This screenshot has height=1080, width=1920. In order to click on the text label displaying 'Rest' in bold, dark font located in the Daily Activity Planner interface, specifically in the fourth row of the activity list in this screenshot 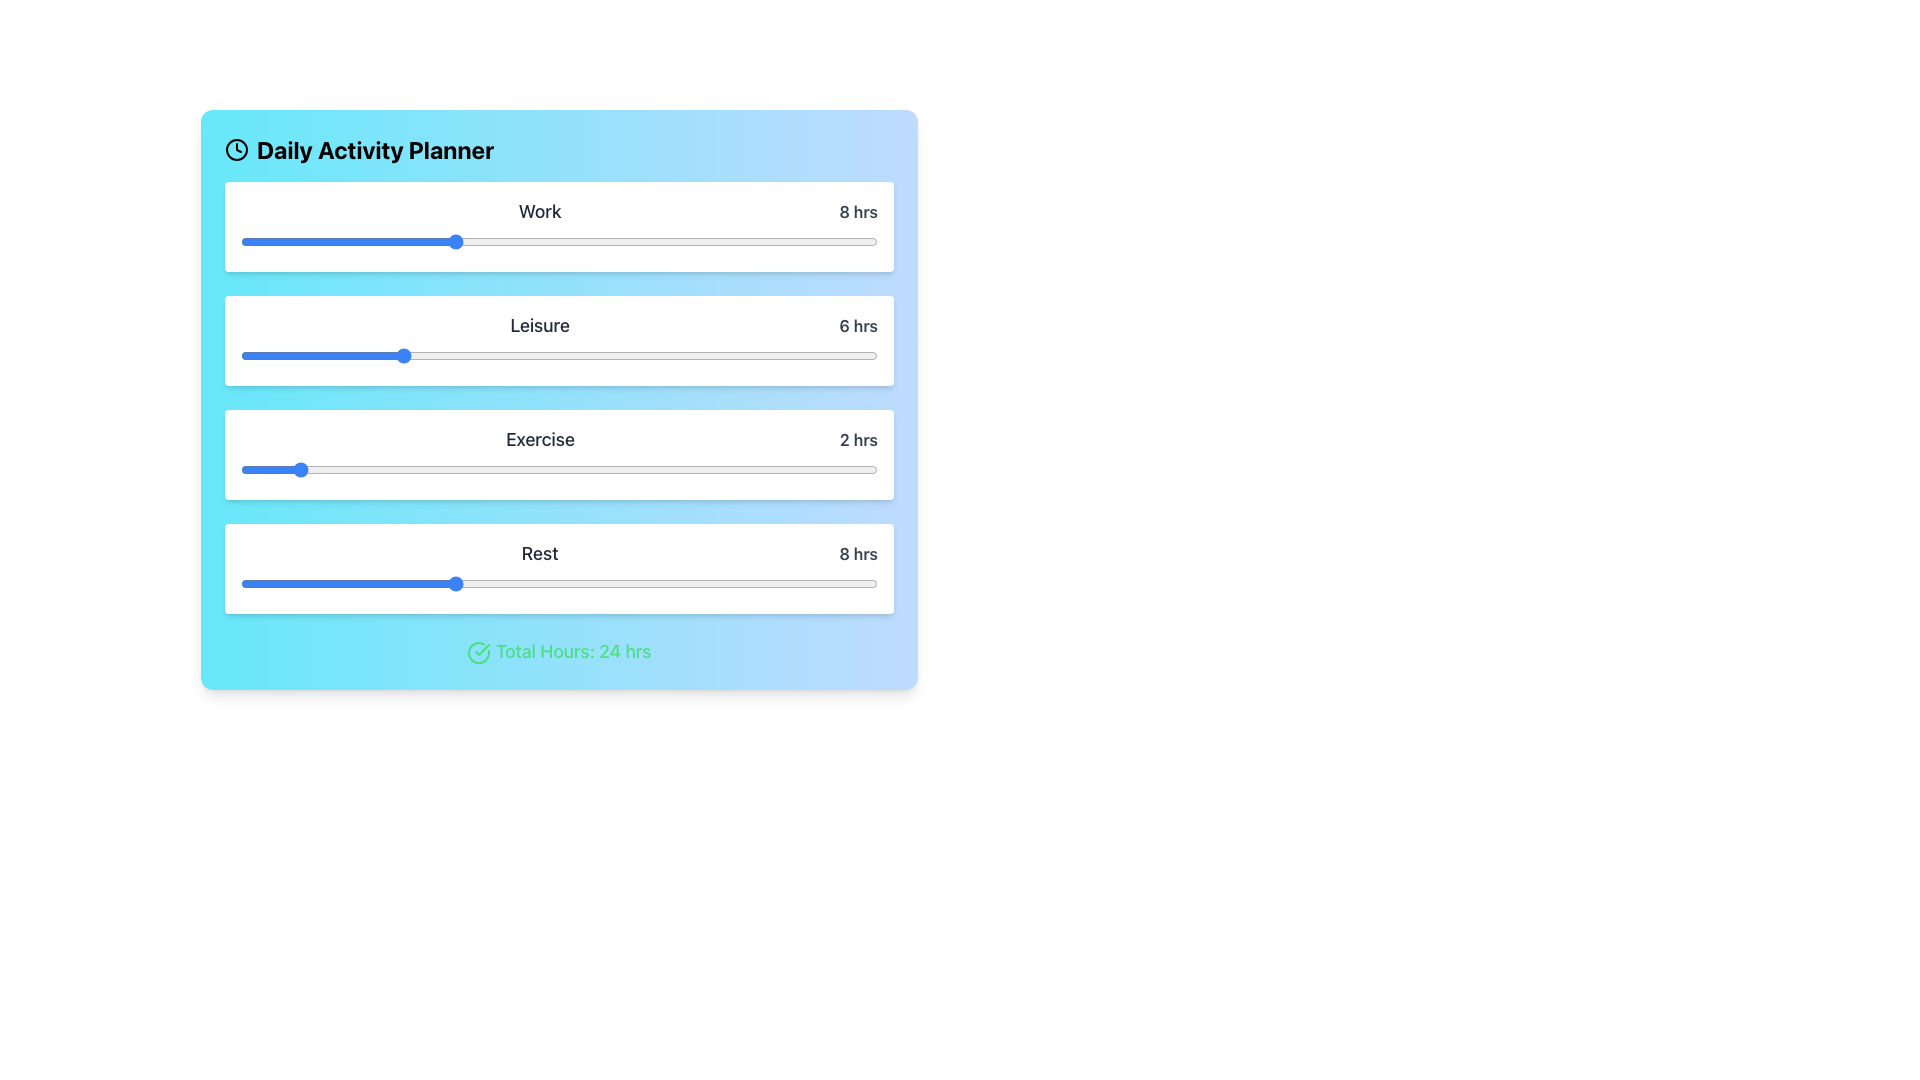, I will do `click(540, 554)`.